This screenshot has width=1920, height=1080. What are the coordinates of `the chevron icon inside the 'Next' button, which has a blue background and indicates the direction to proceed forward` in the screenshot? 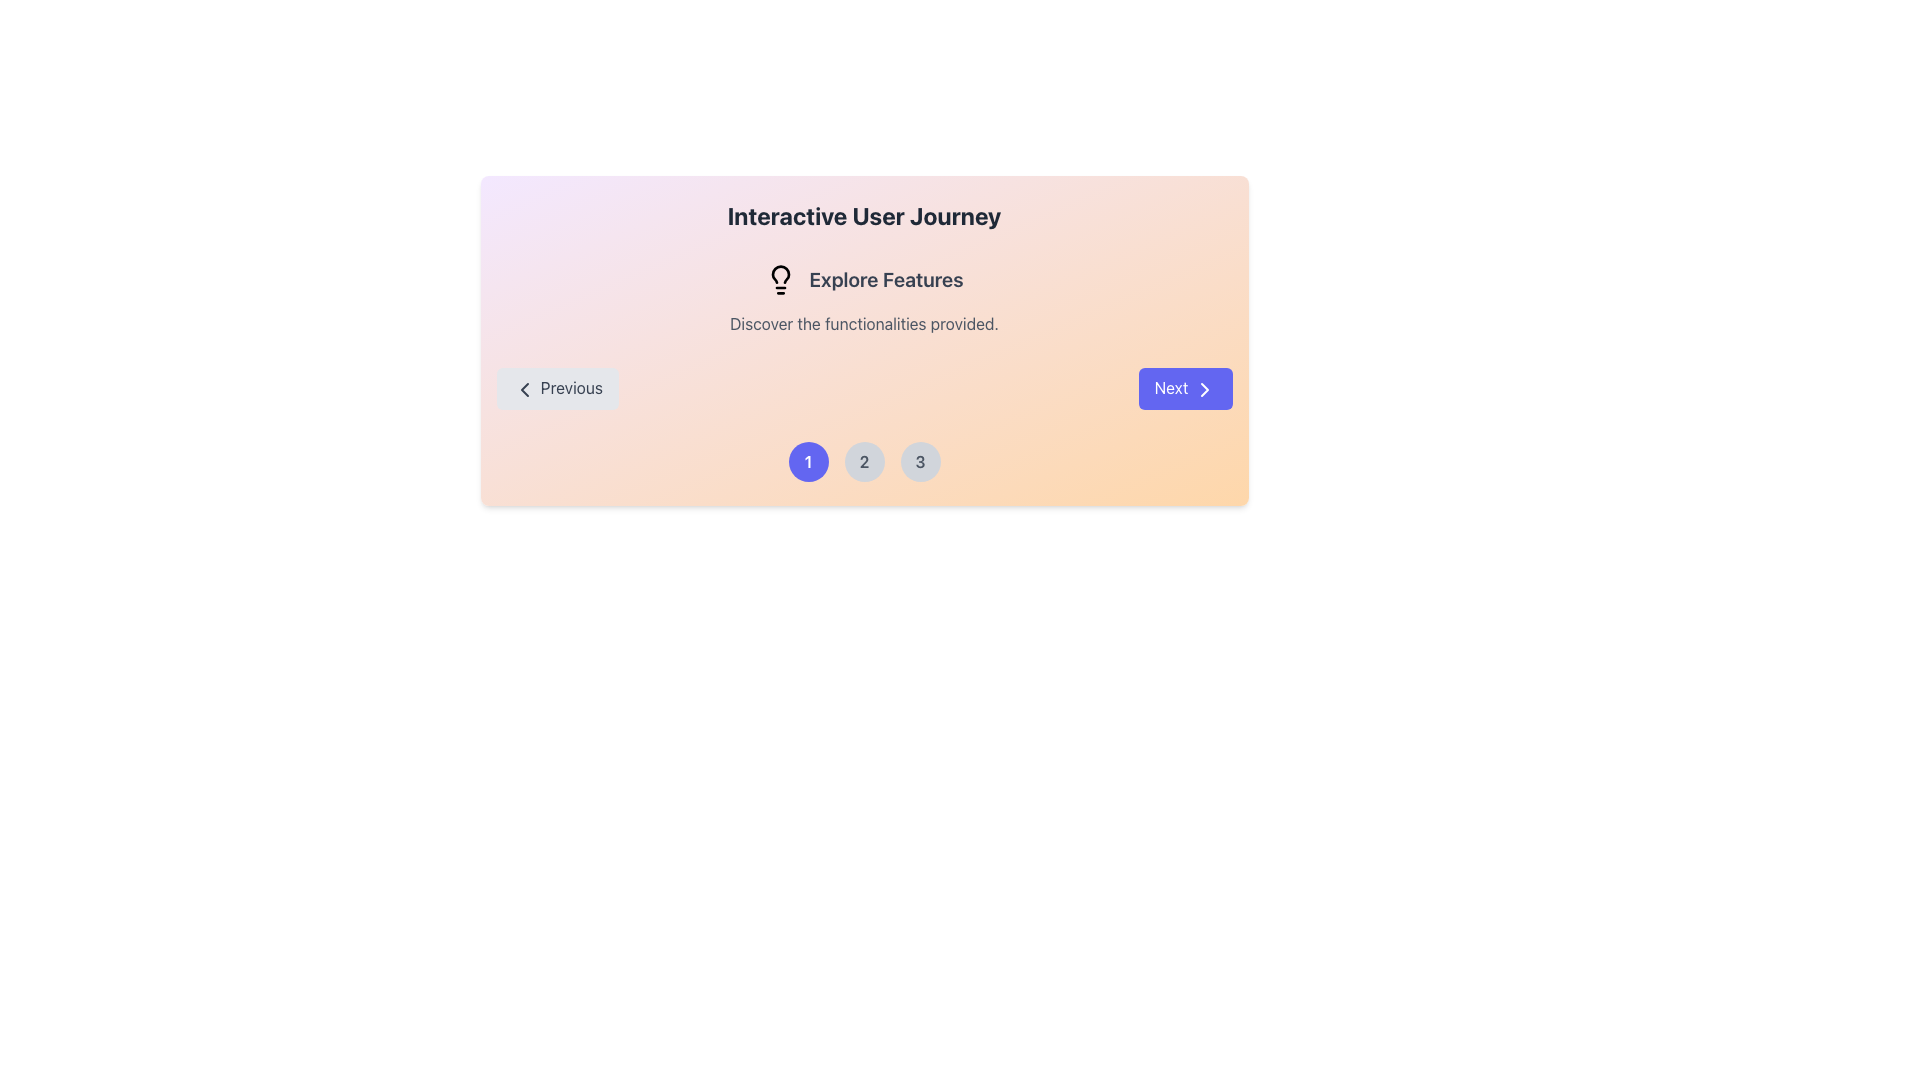 It's located at (1203, 389).